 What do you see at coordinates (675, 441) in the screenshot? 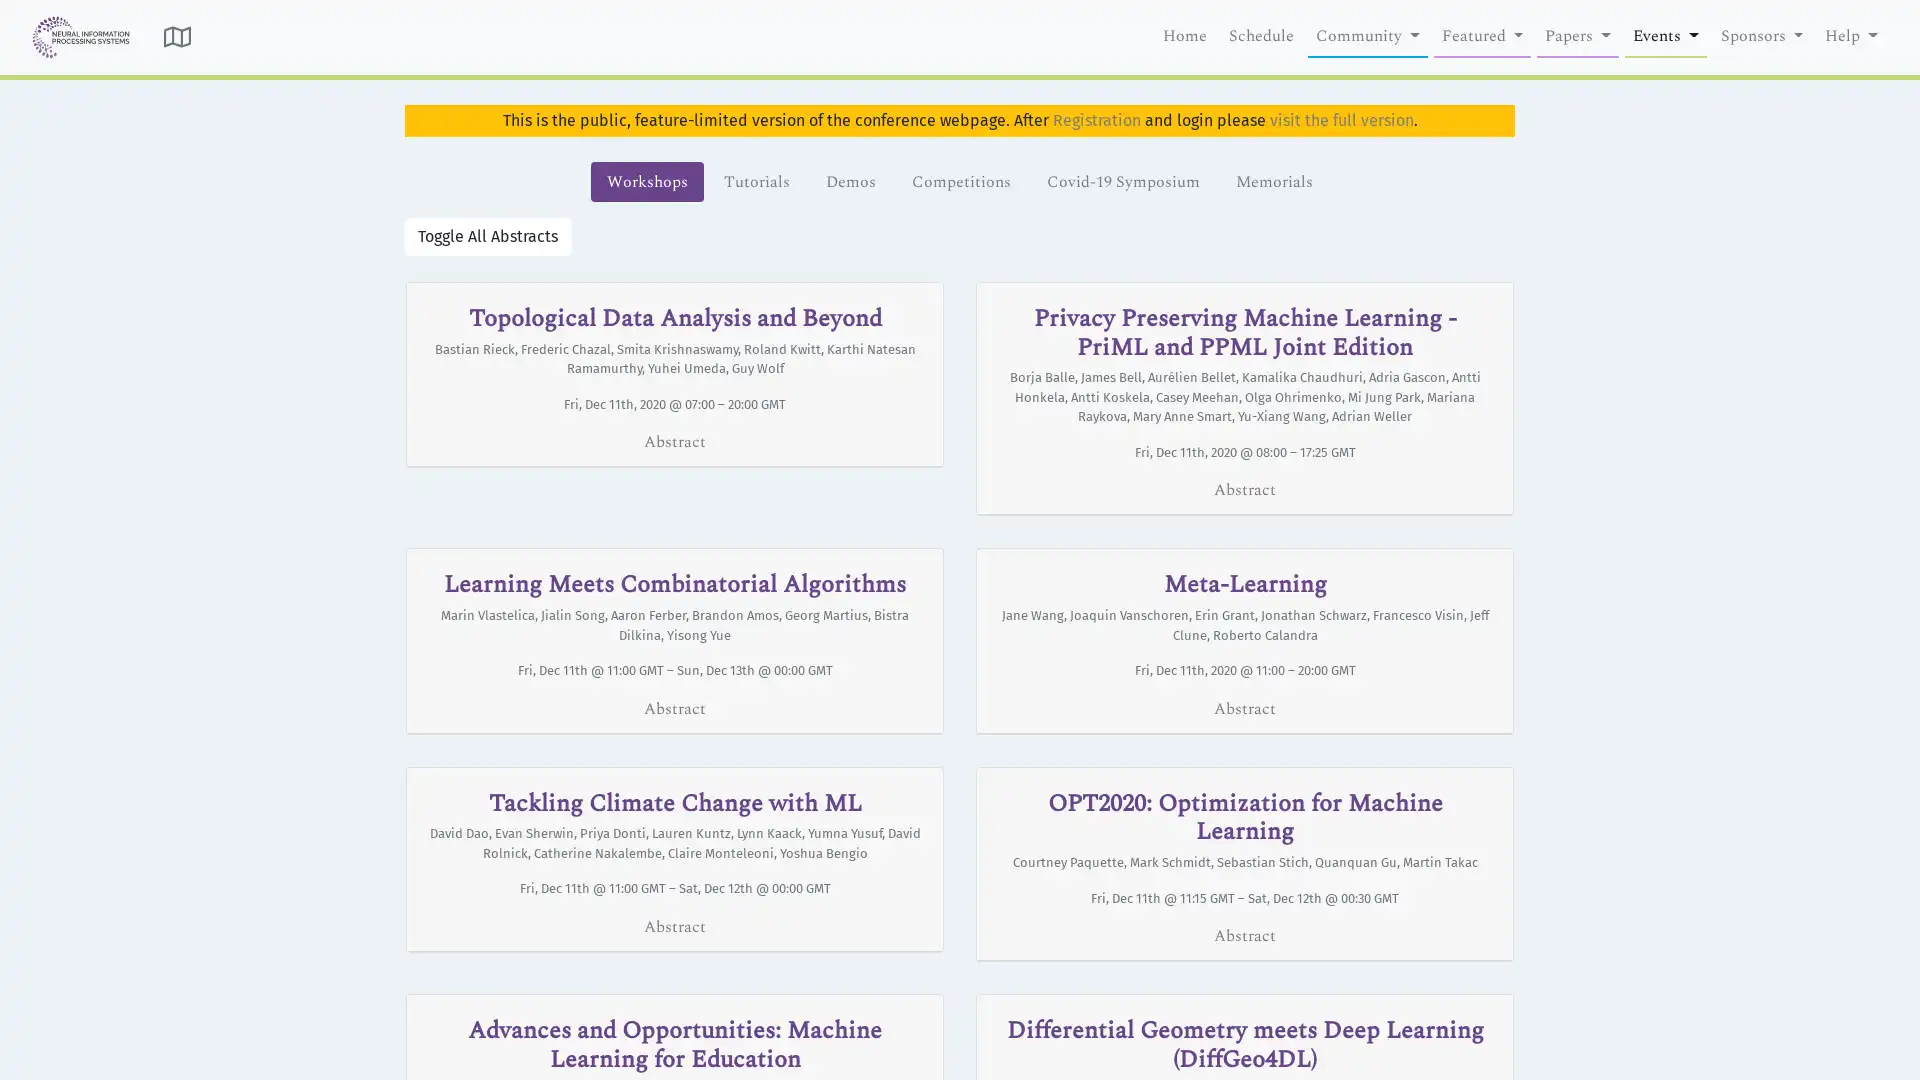
I see `Abstract` at bounding box center [675, 441].